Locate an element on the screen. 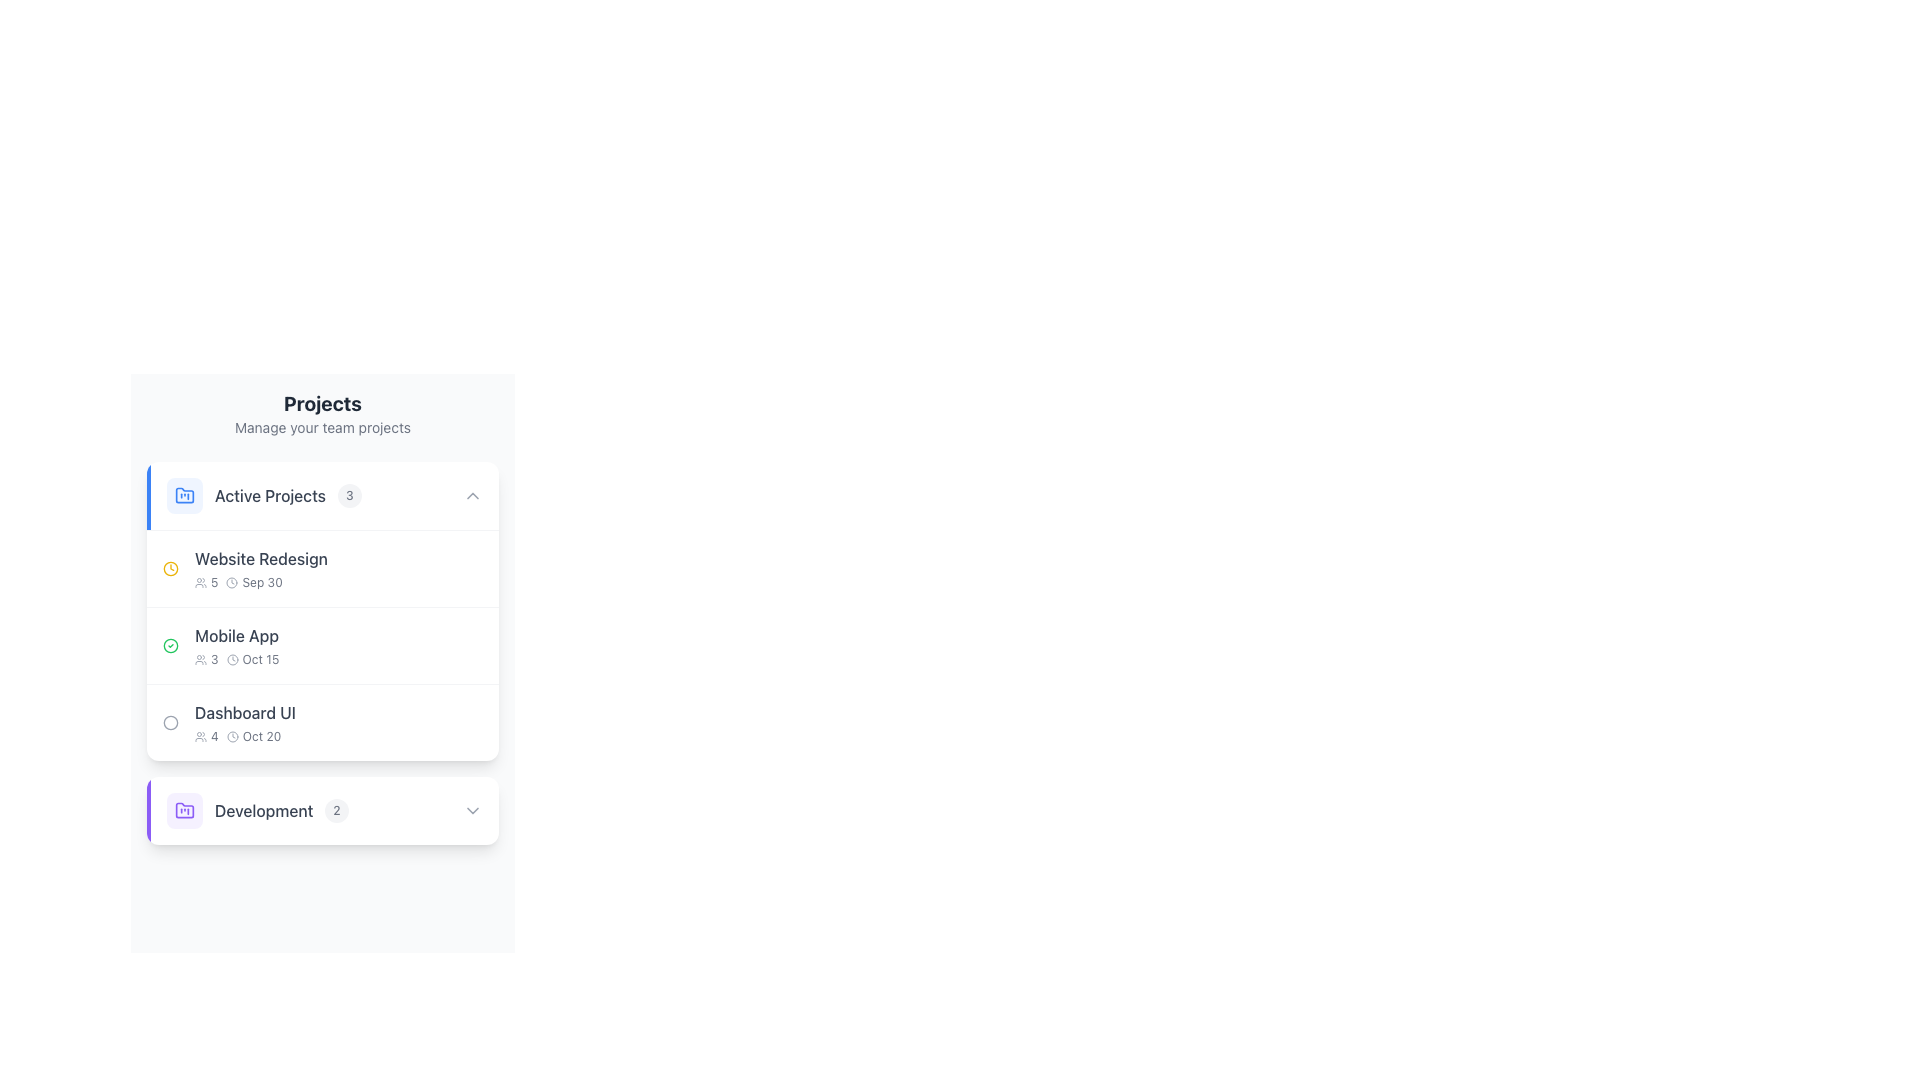 Image resolution: width=1920 pixels, height=1080 pixels. the static text label displaying 'Oct 20', which is styled in gray and indicates secondary information, located near the clock icon in the 'Active Projects' section of the 'Dashboard UI' is located at coordinates (261, 736).